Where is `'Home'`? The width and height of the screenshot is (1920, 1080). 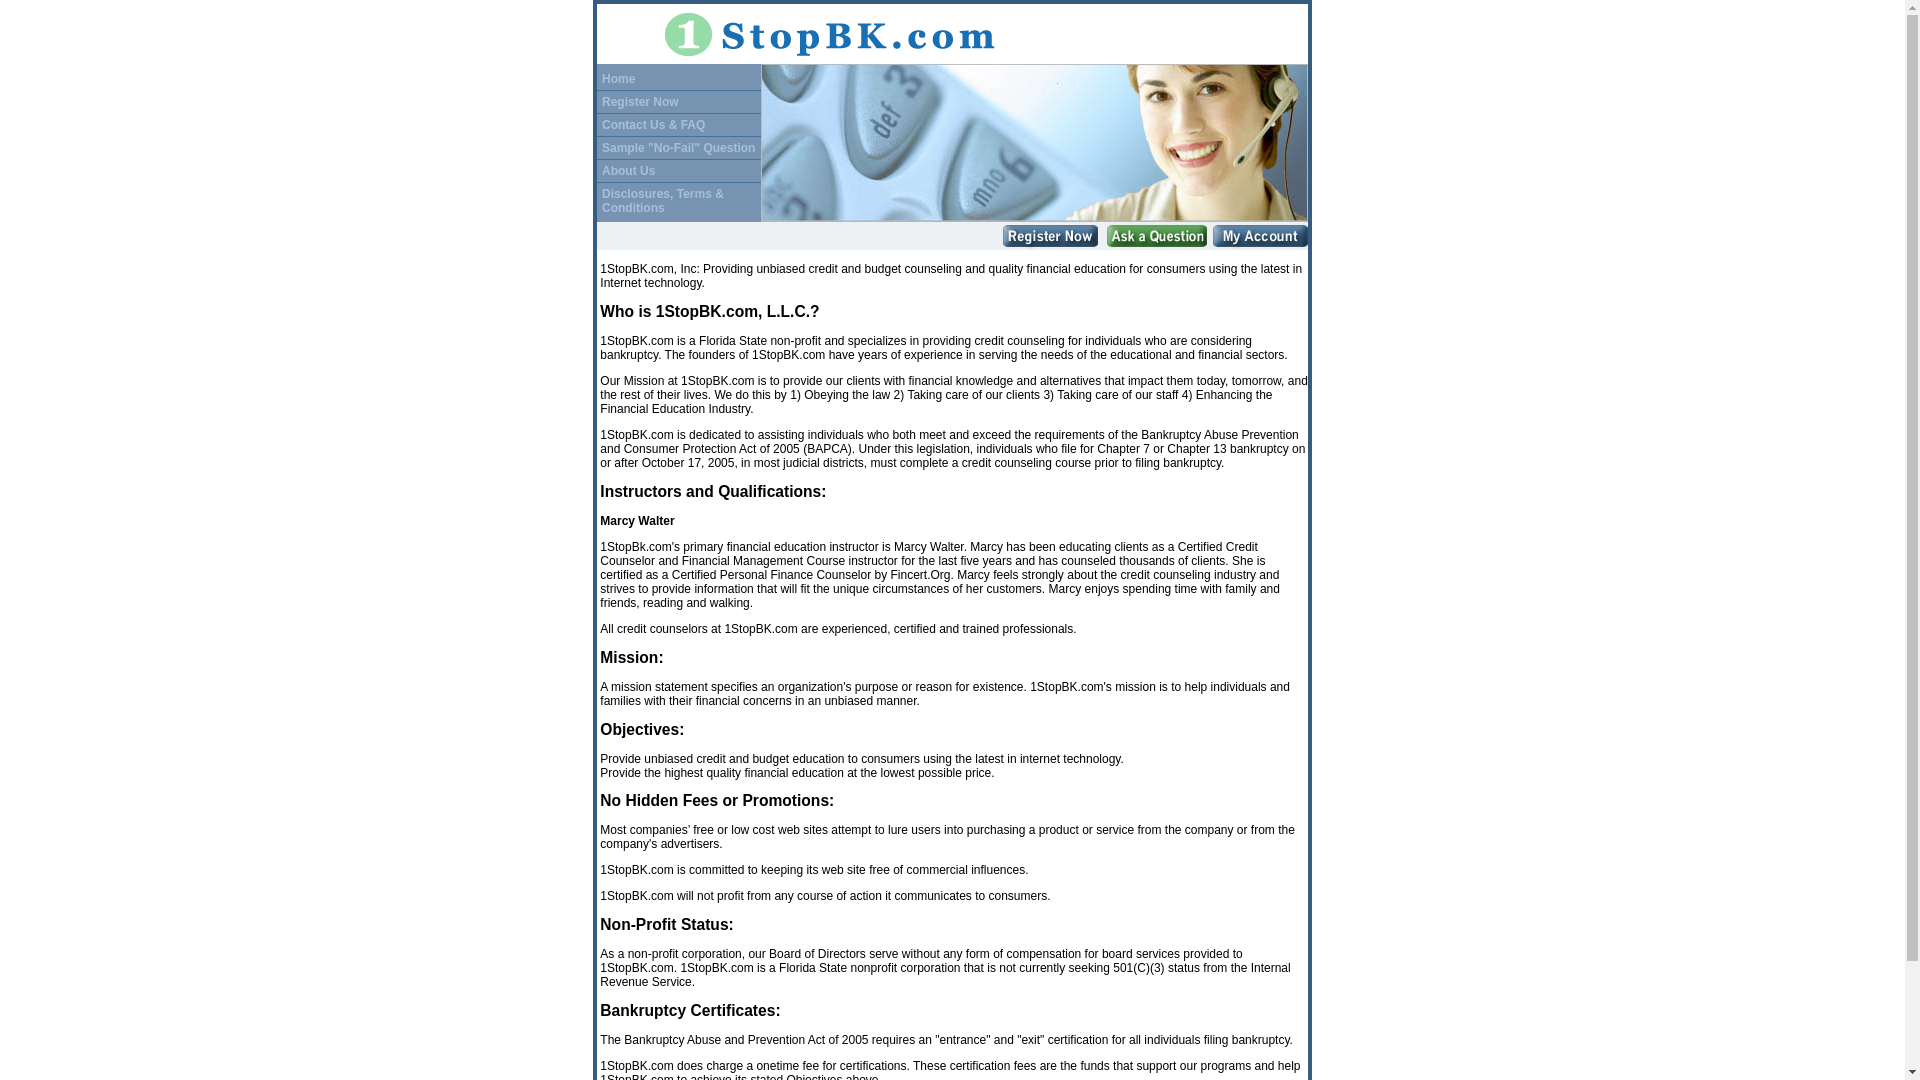 'Home' is located at coordinates (617, 77).